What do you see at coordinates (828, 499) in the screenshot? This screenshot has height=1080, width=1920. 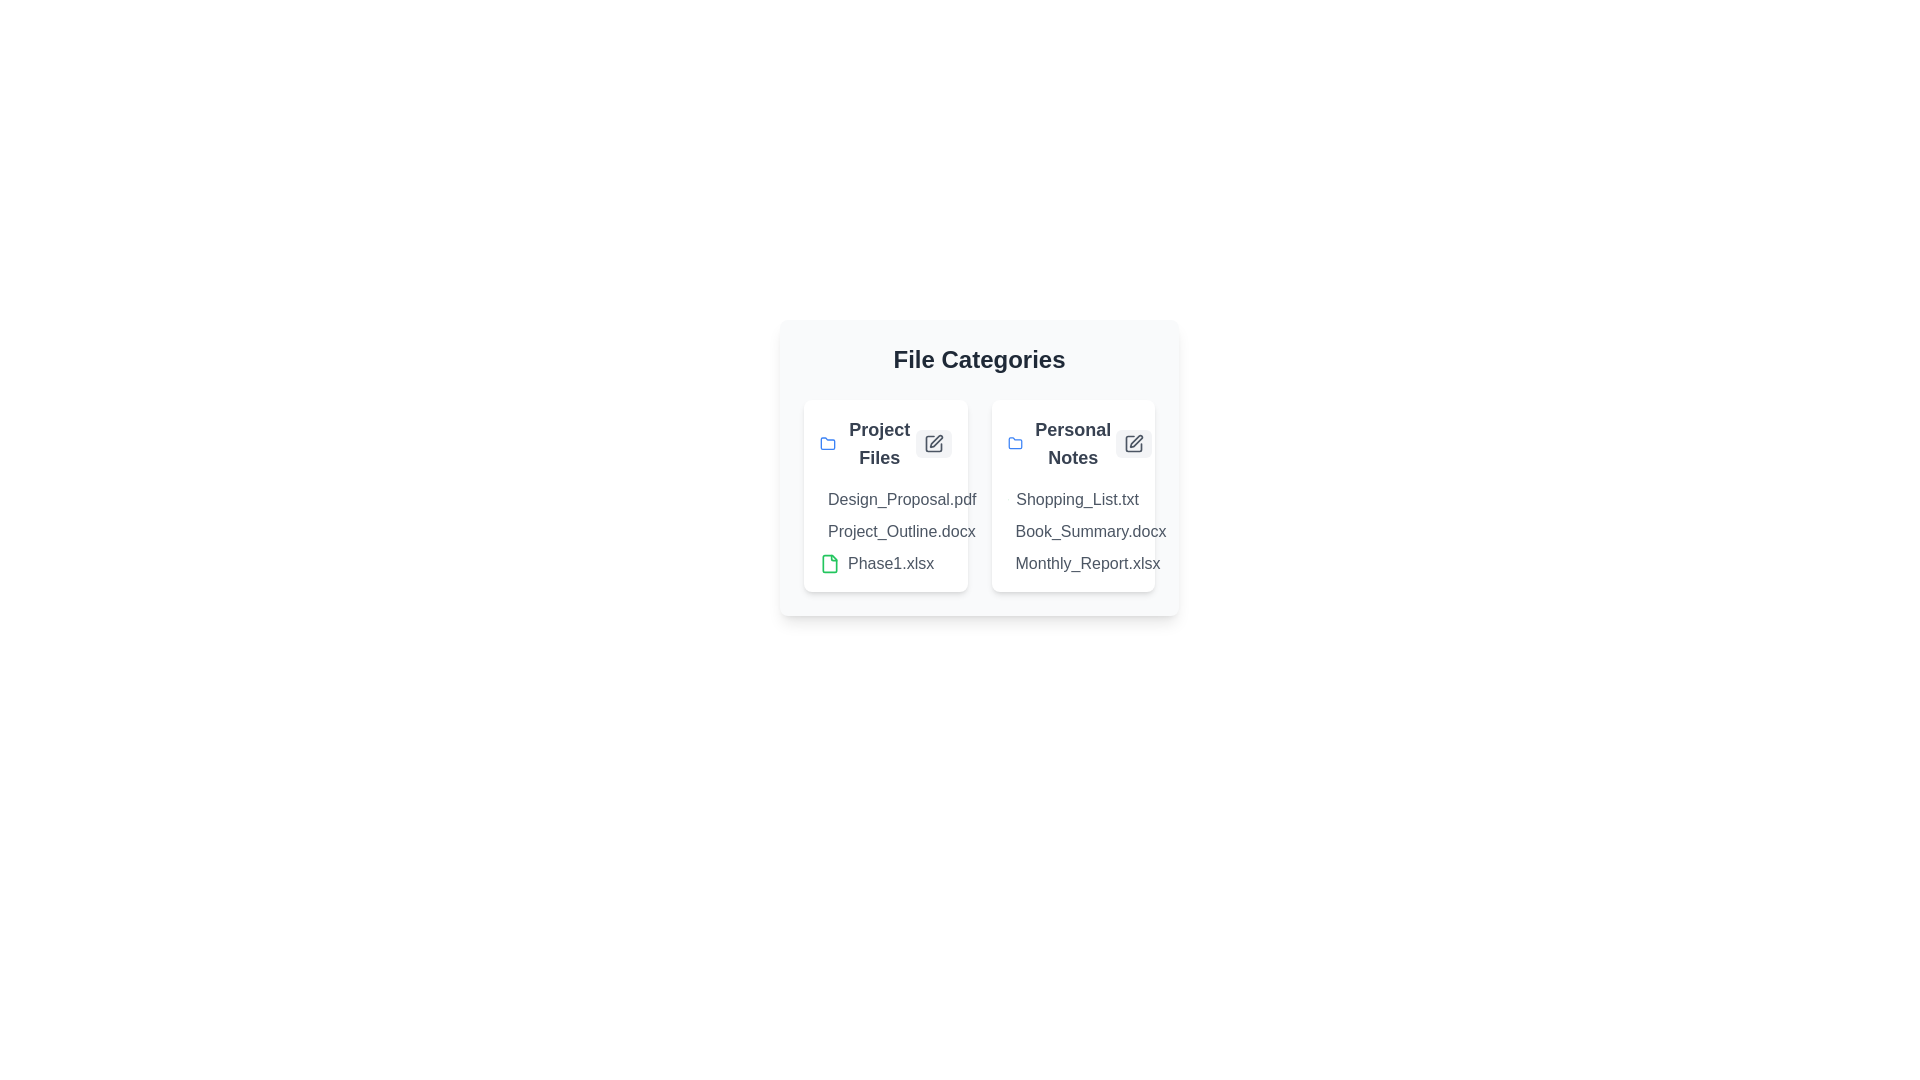 I see `the document Design_Proposal.pdf` at bounding box center [828, 499].